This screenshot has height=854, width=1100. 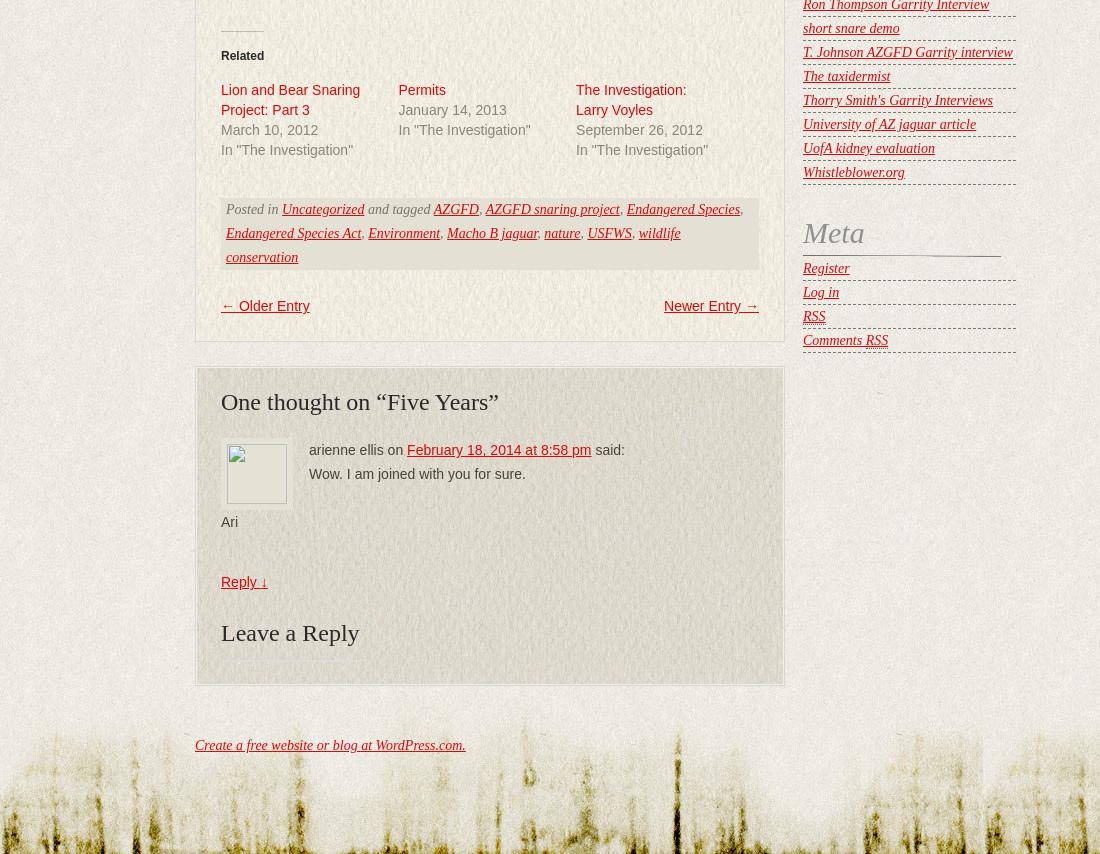 What do you see at coordinates (898, 100) in the screenshot?
I see `'Thorry Smith's Garrity Interviews'` at bounding box center [898, 100].